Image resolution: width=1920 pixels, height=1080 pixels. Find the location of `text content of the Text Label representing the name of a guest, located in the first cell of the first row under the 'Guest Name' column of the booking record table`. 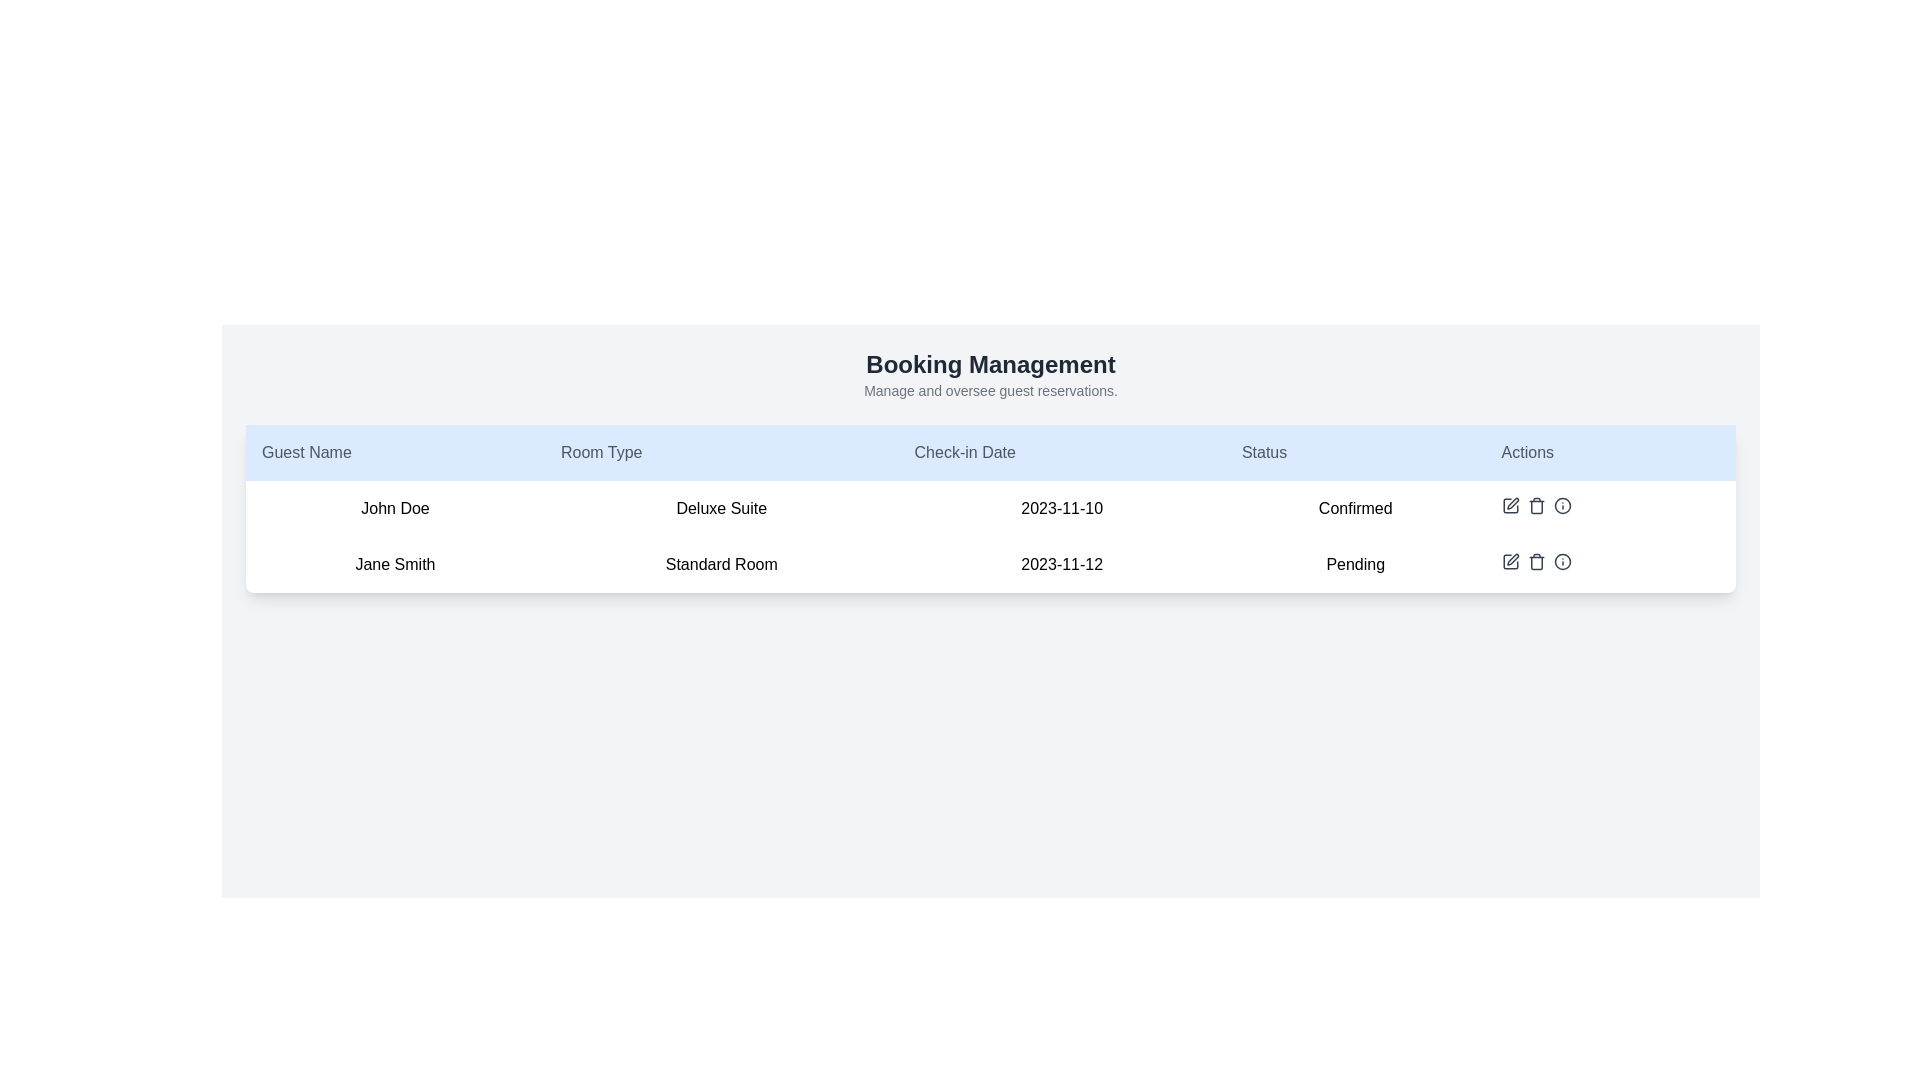

text content of the Text Label representing the name of a guest, located in the first cell of the first row under the 'Guest Name' column of the booking record table is located at coordinates (395, 508).